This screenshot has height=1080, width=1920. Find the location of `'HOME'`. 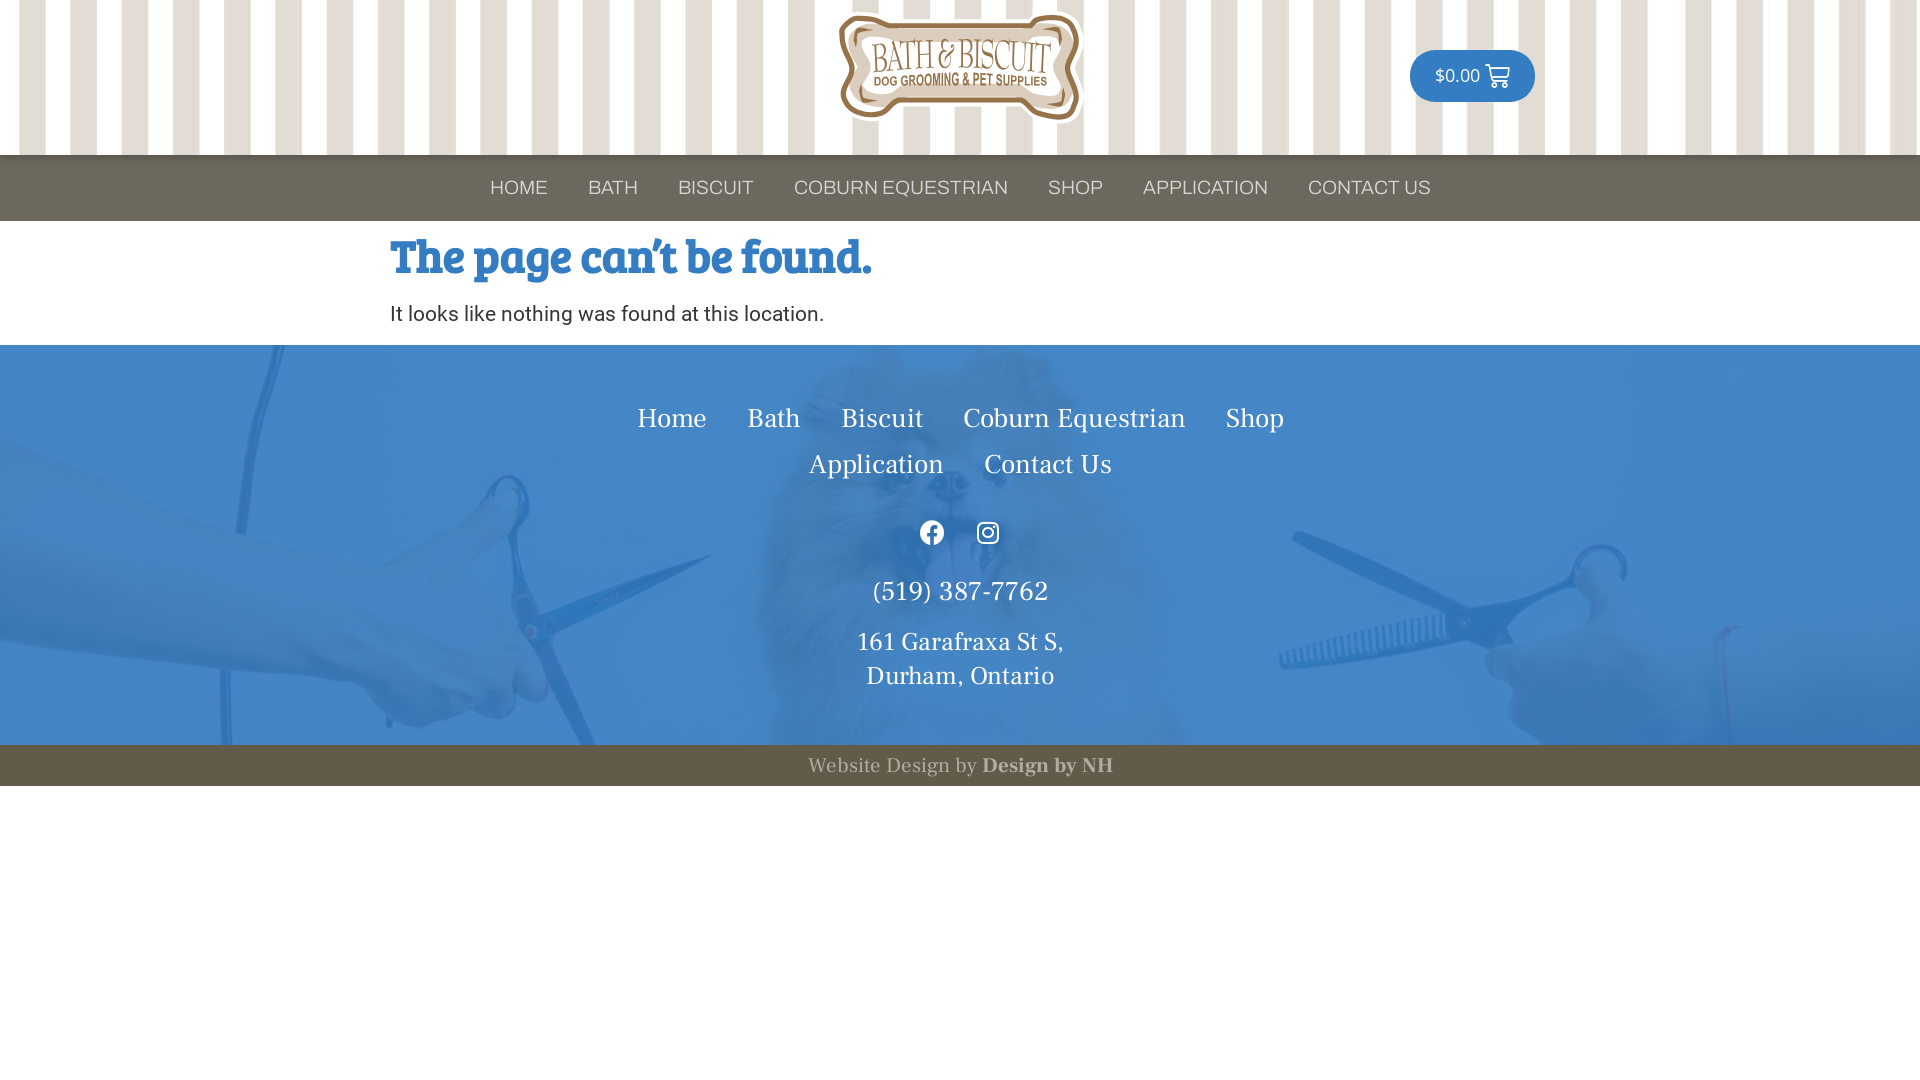

'HOME' is located at coordinates (469, 188).